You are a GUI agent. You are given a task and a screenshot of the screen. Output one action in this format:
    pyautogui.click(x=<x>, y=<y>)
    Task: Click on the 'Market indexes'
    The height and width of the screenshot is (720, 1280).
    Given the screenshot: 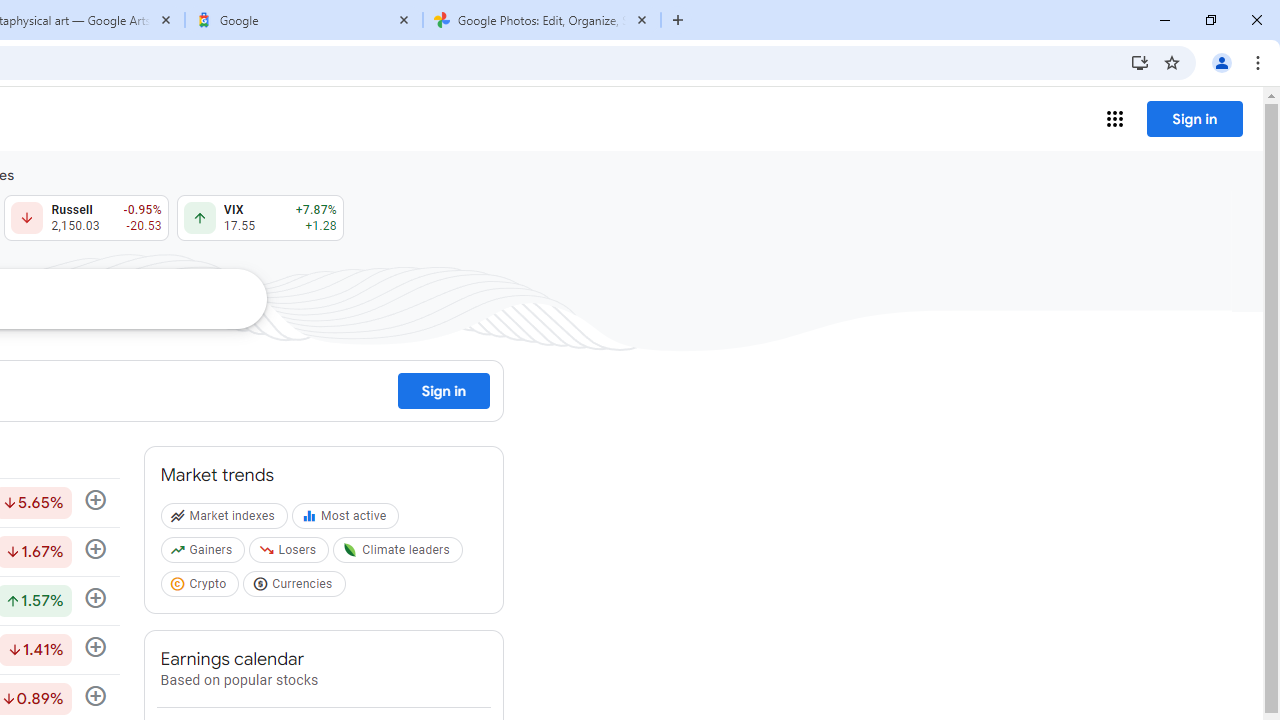 What is the action you would take?
    pyautogui.click(x=226, y=519)
    